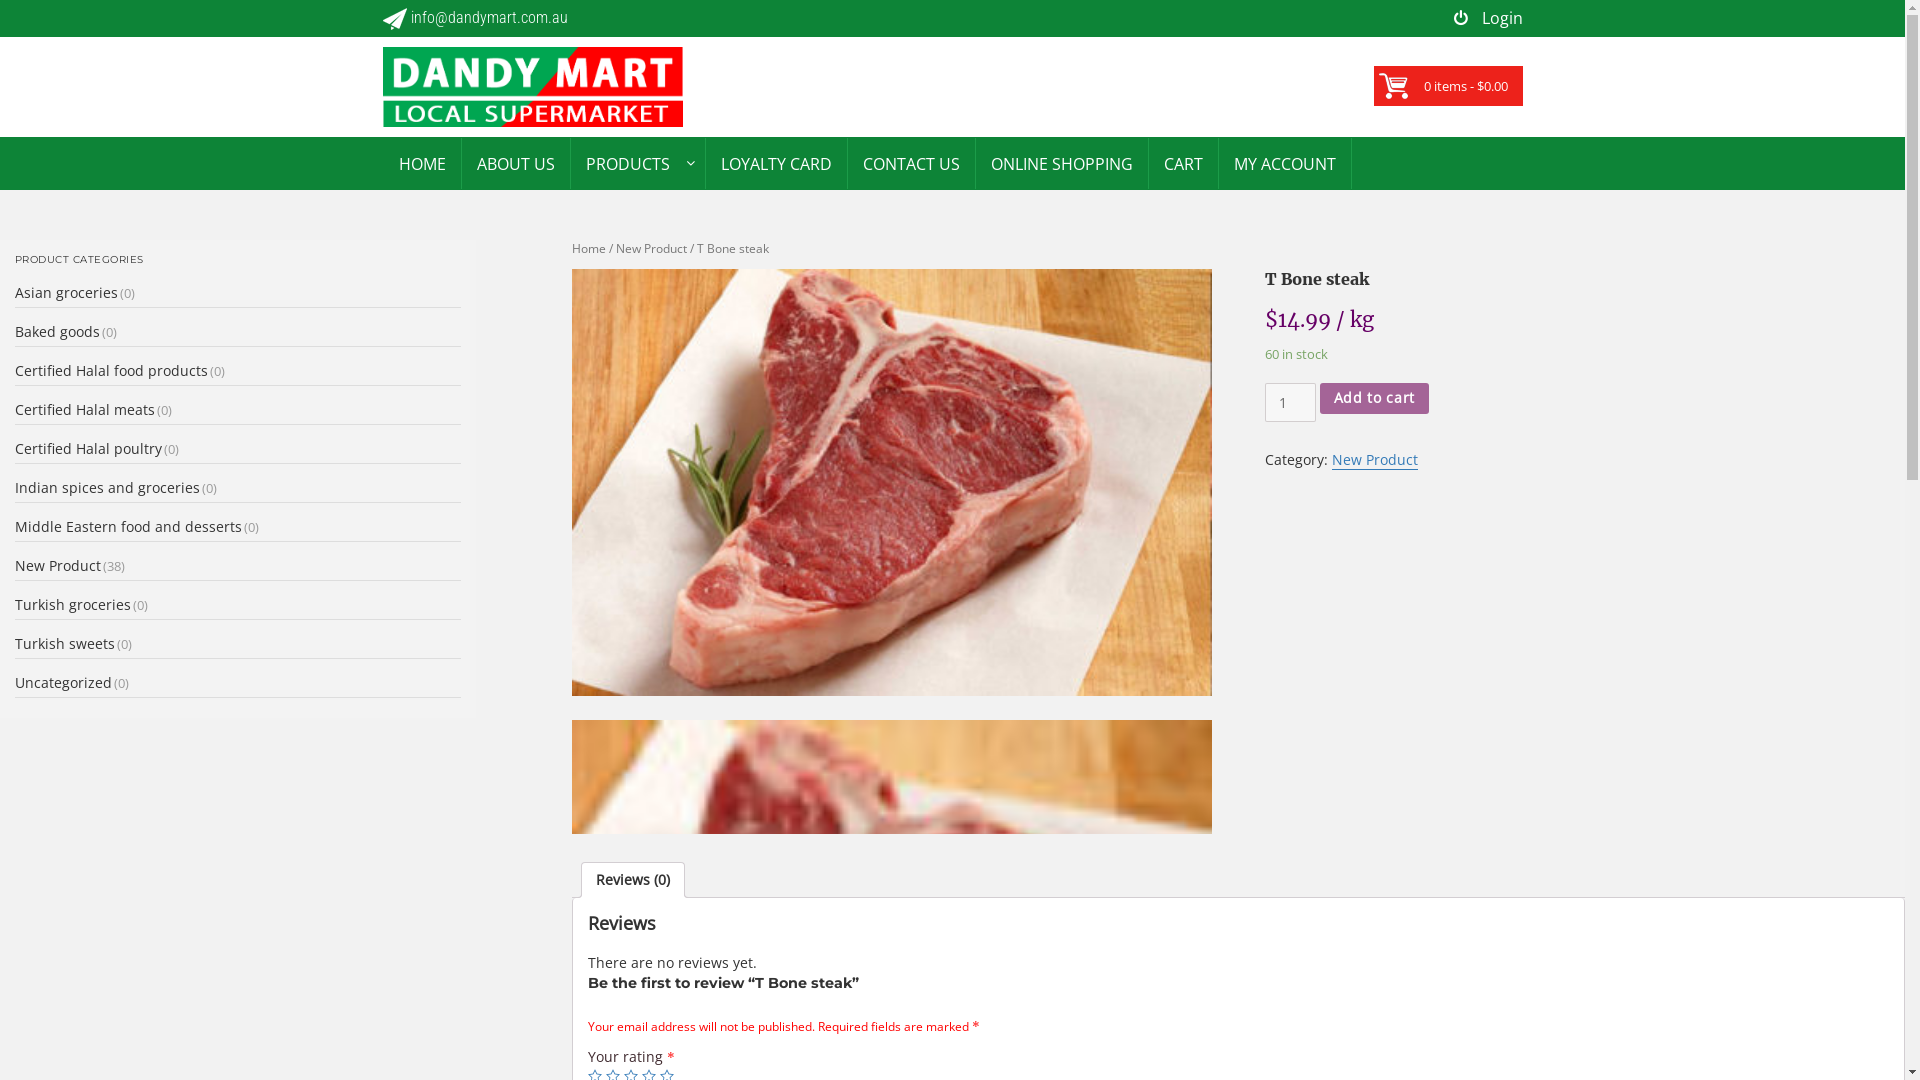 Image resolution: width=1920 pixels, height=1080 pixels. I want to click on 'Certified Halal food products', so click(110, 370).